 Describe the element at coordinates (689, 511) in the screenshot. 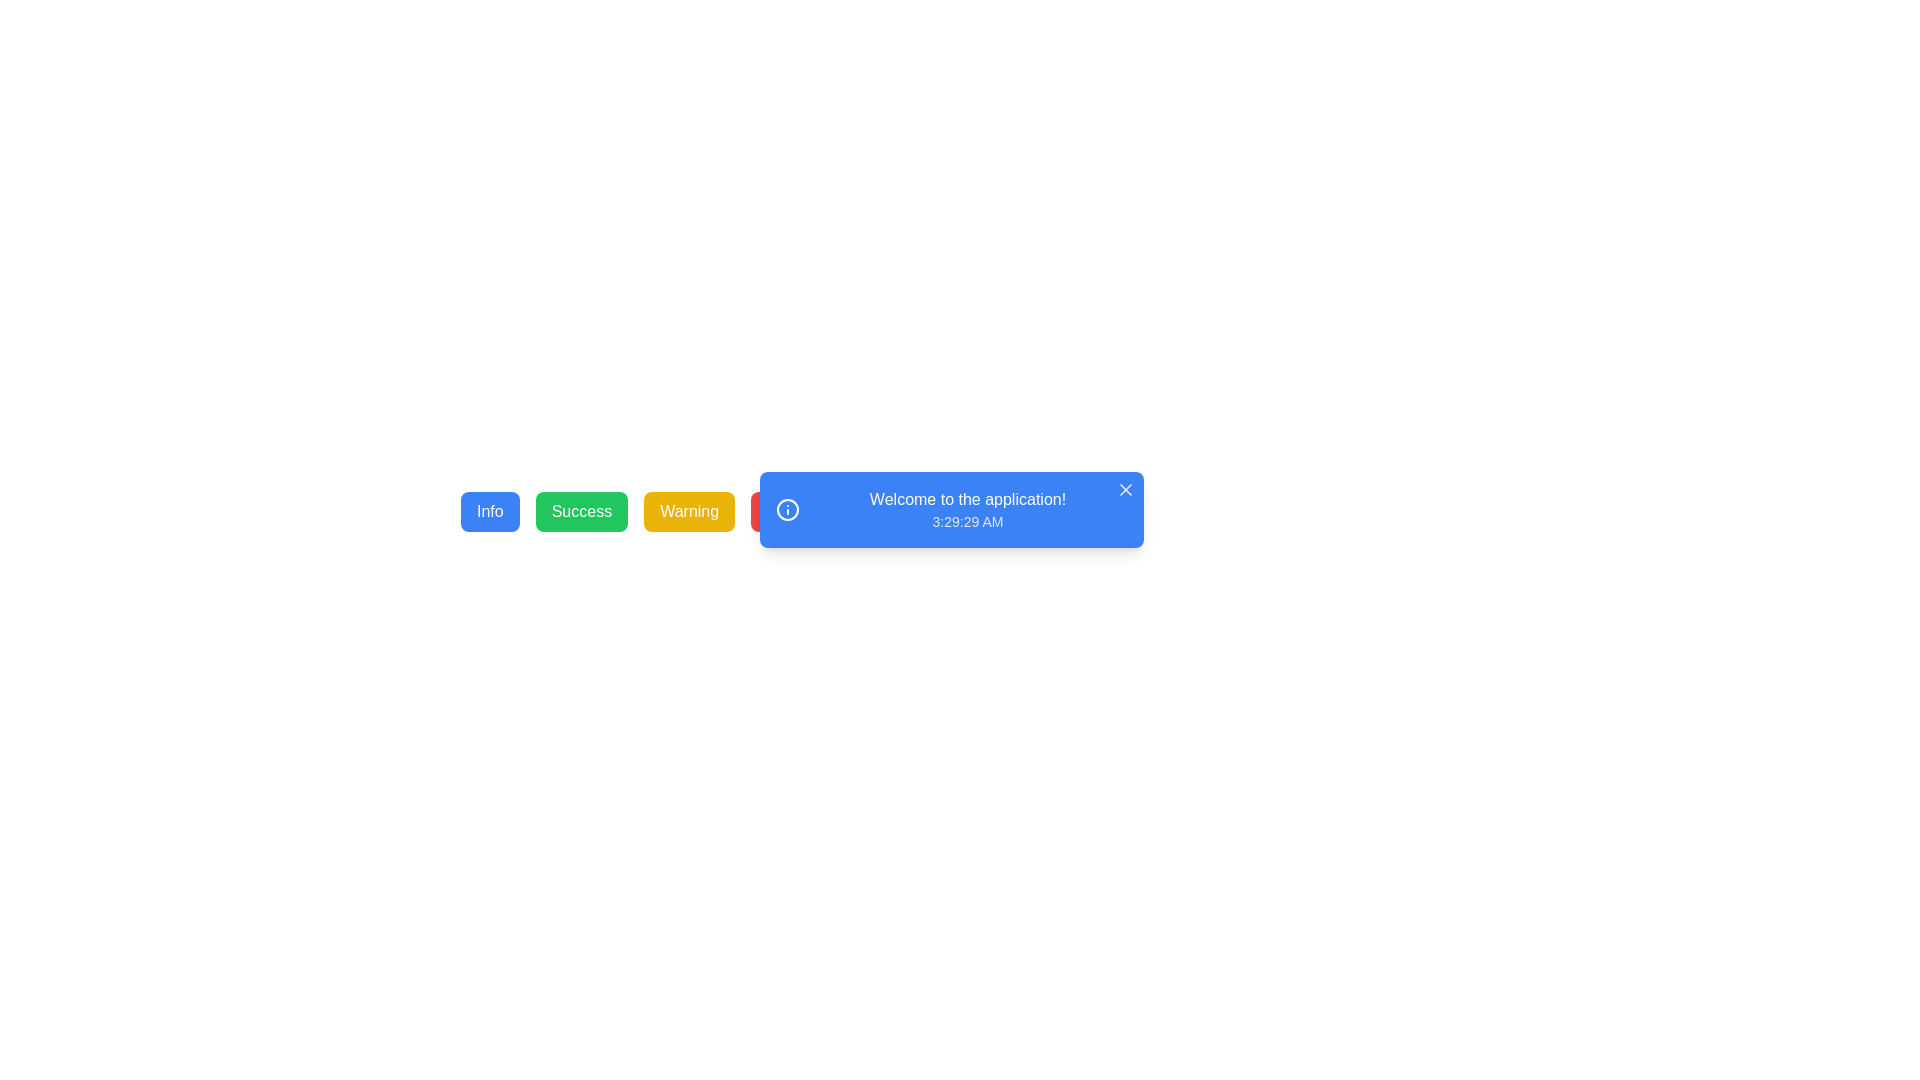

I see `the 'Warning' button, which is a rectangular button with rounded corners, yellow background, and white text, positioned between the 'Success' button on the left and the 'Error' button on the right` at that location.